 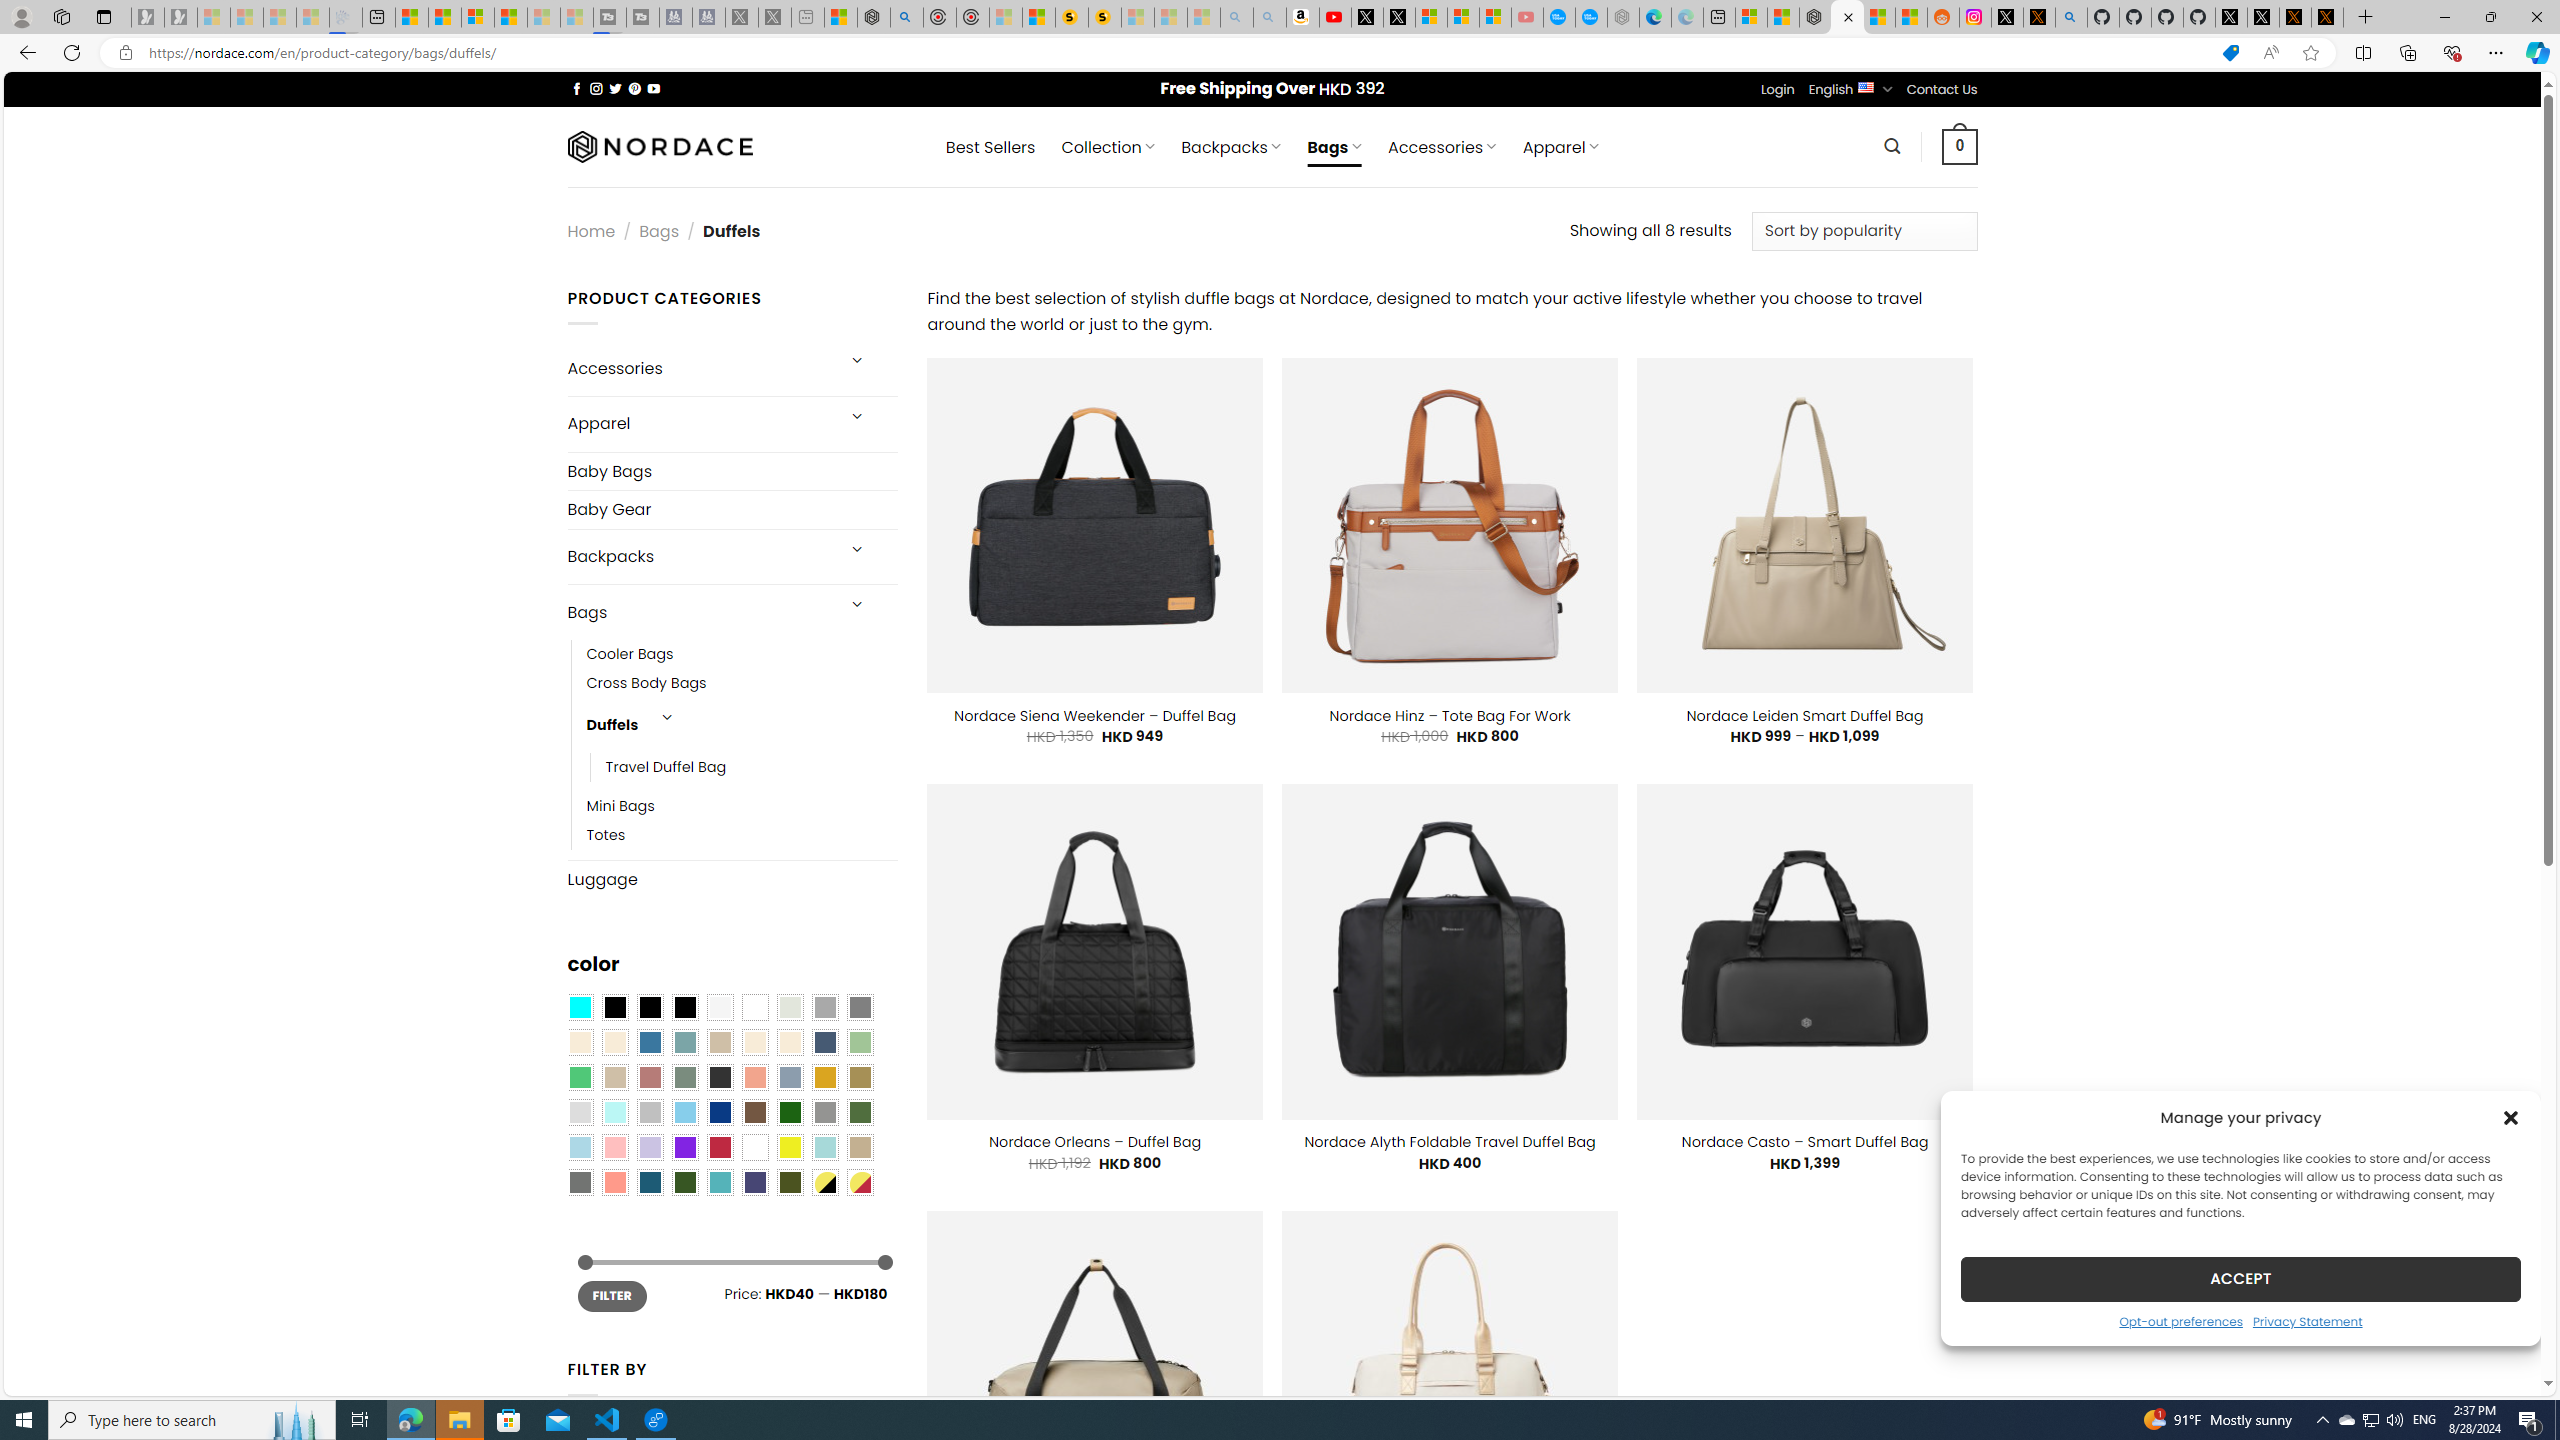 What do you see at coordinates (2511, 1117) in the screenshot?
I see `'Class: cmplz-close'` at bounding box center [2511, 1117].